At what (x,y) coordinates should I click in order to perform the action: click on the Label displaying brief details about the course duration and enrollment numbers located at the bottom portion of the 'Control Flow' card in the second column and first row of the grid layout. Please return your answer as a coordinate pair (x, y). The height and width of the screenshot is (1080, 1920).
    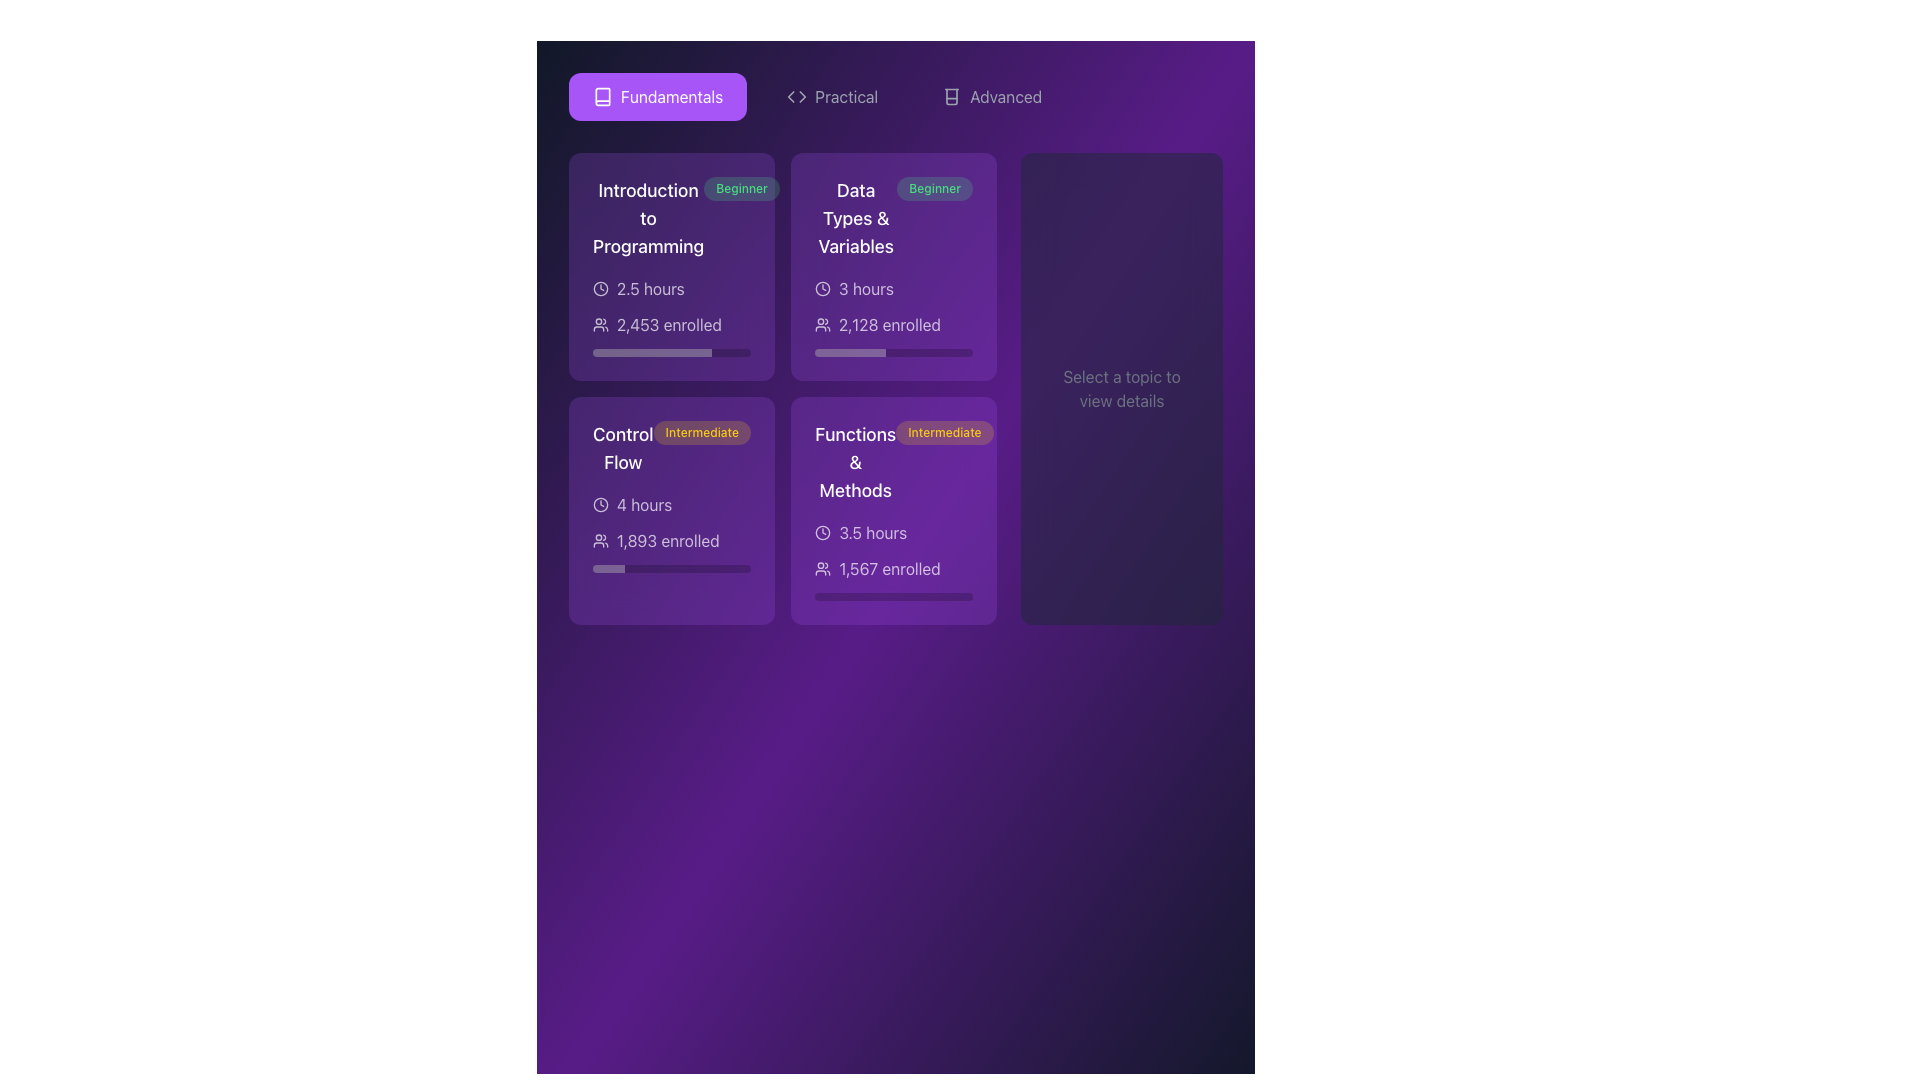
    Looking at the image, I should click on (672, 531).